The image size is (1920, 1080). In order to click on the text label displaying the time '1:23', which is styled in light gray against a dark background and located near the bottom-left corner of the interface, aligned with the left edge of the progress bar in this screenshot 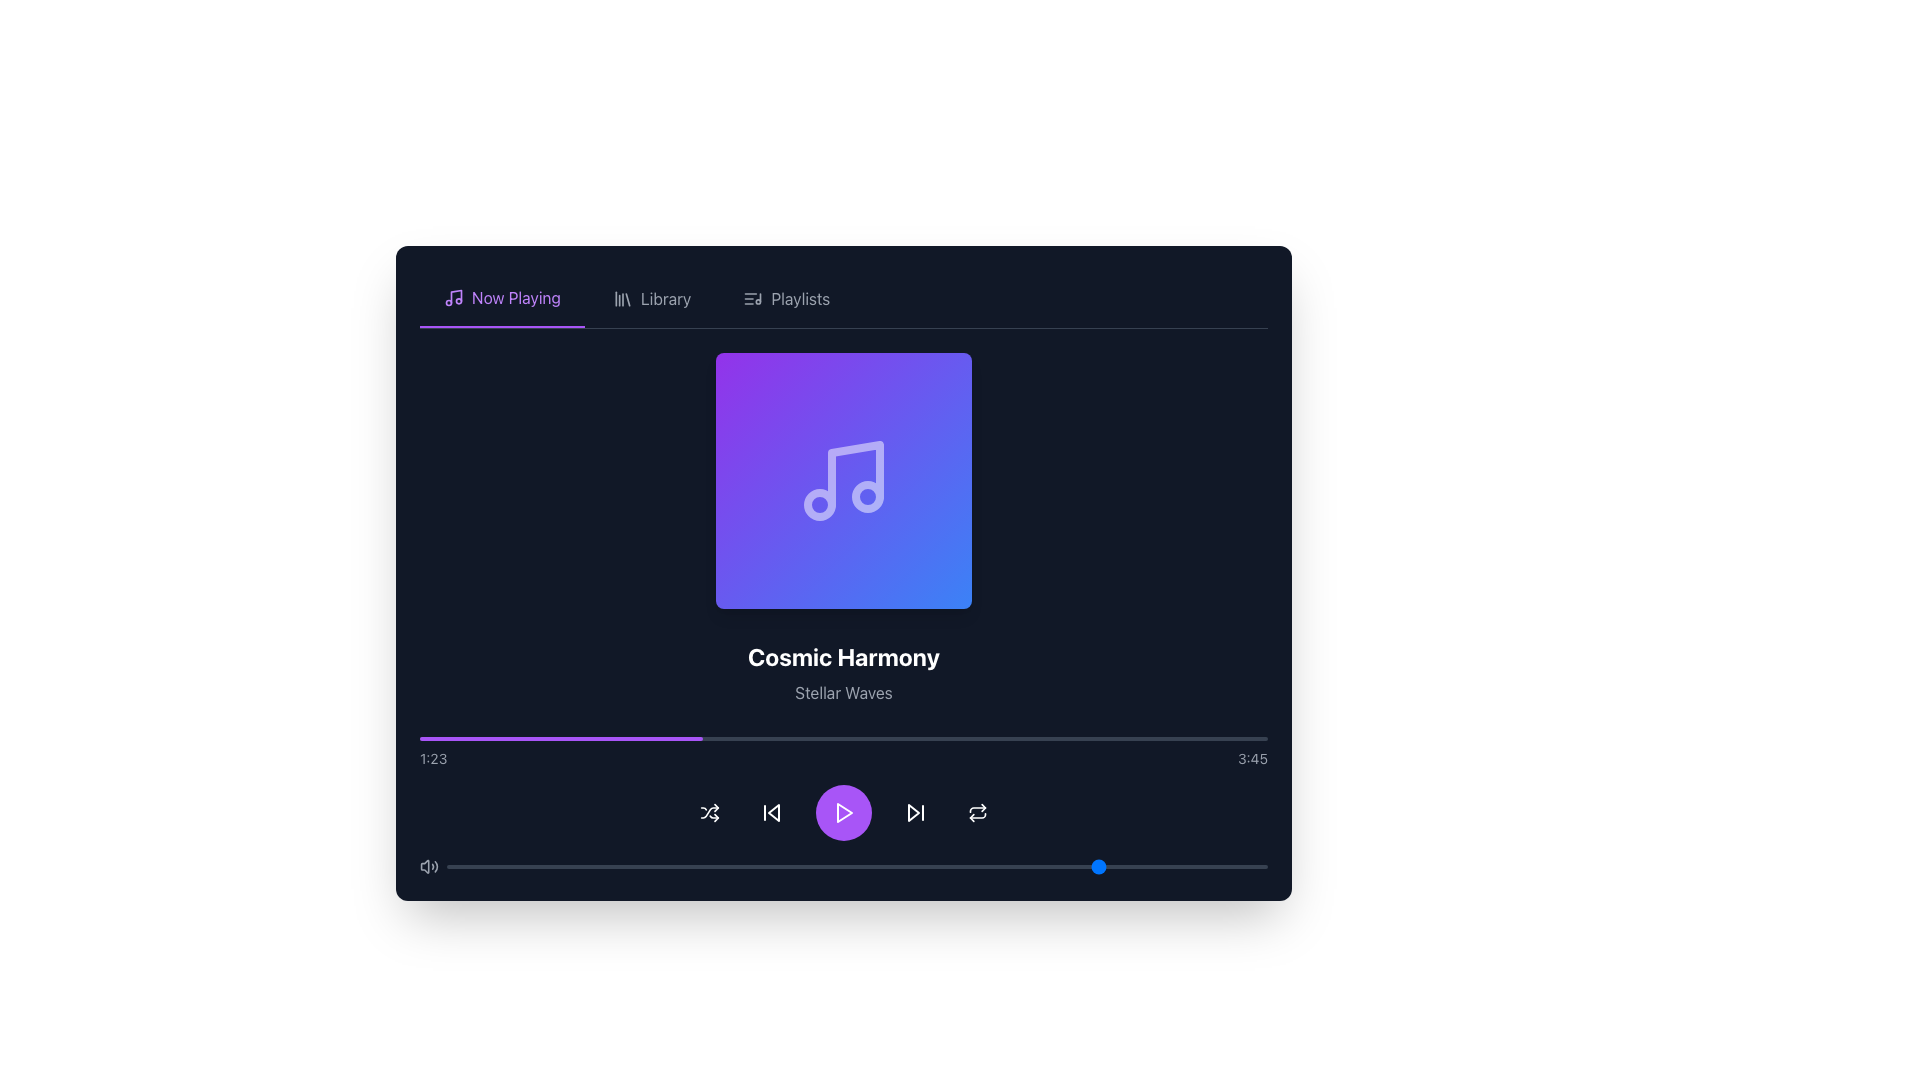, I will do `click(432, 759)`.